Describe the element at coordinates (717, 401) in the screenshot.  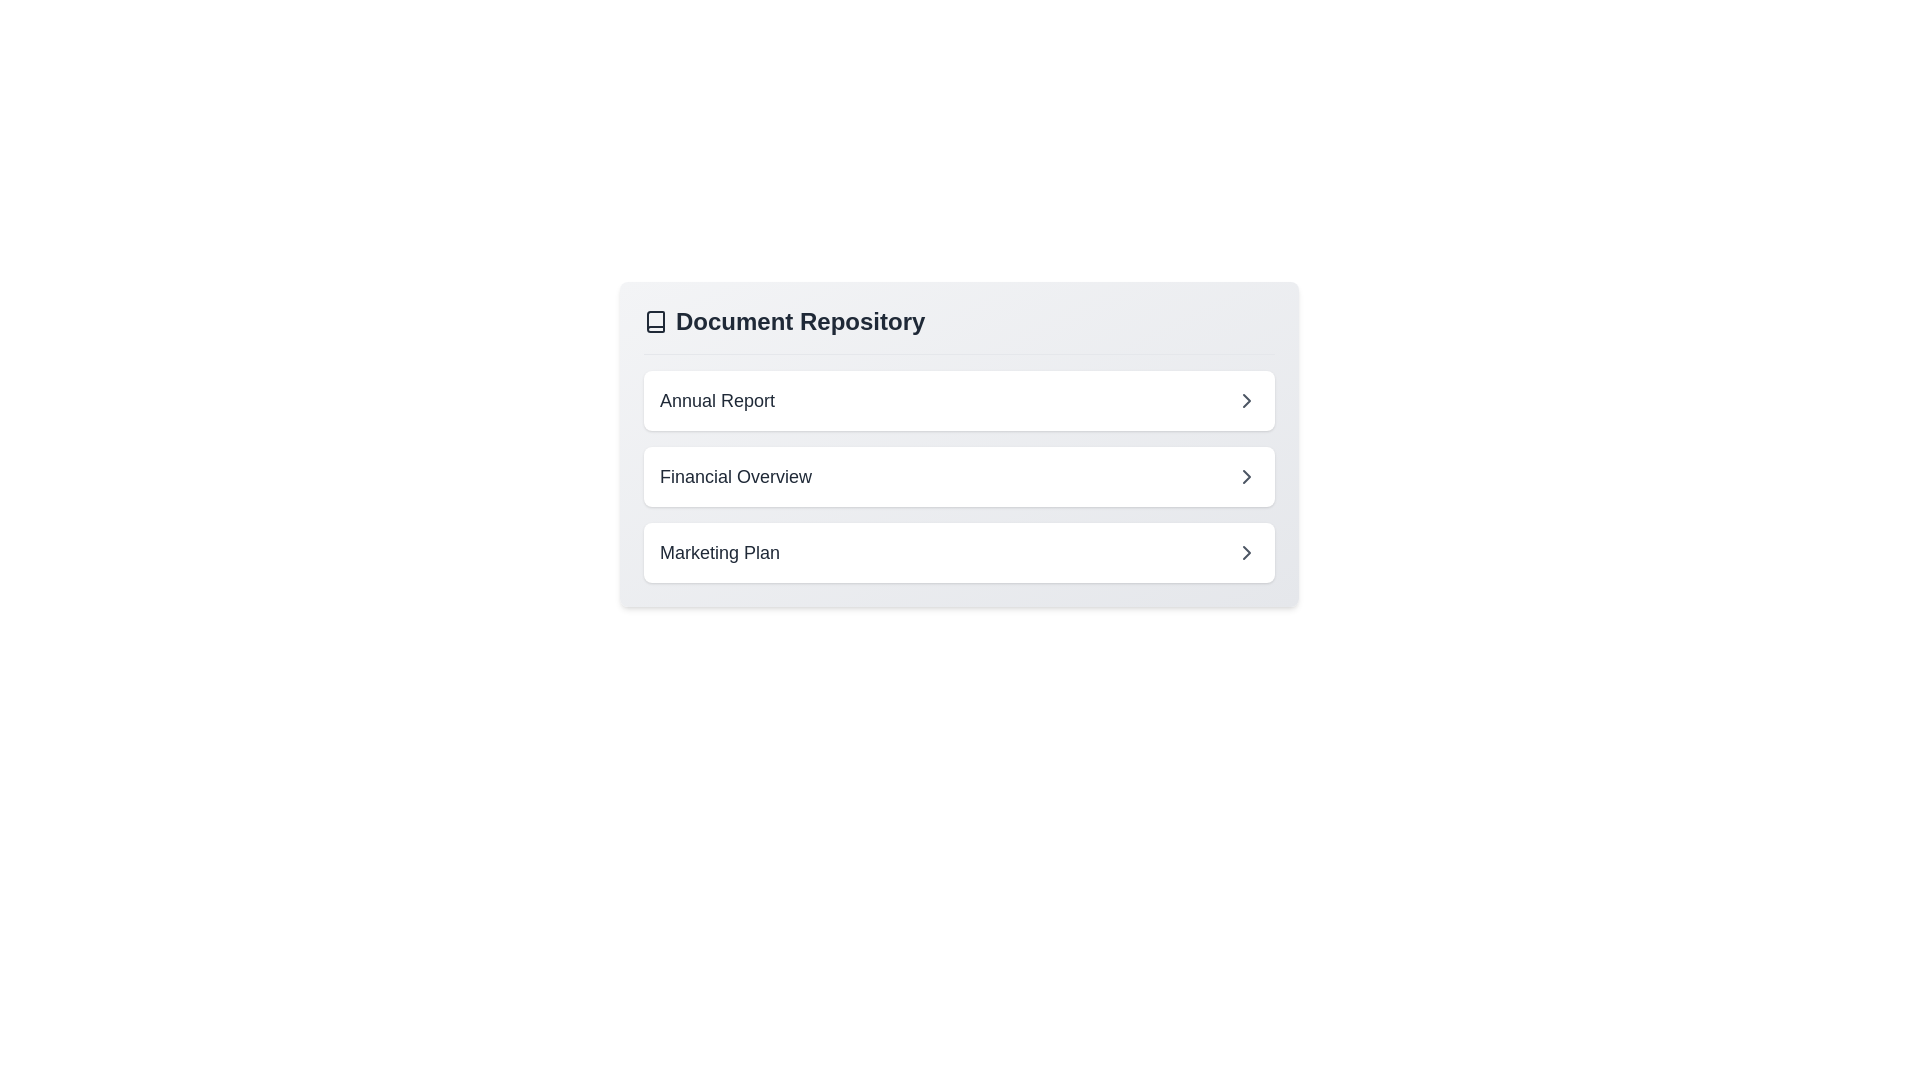
I see `the text label displaying 'Annual Report' in the 'Document Repository' section, which is styled in a bold font with dark gray color` at that location.